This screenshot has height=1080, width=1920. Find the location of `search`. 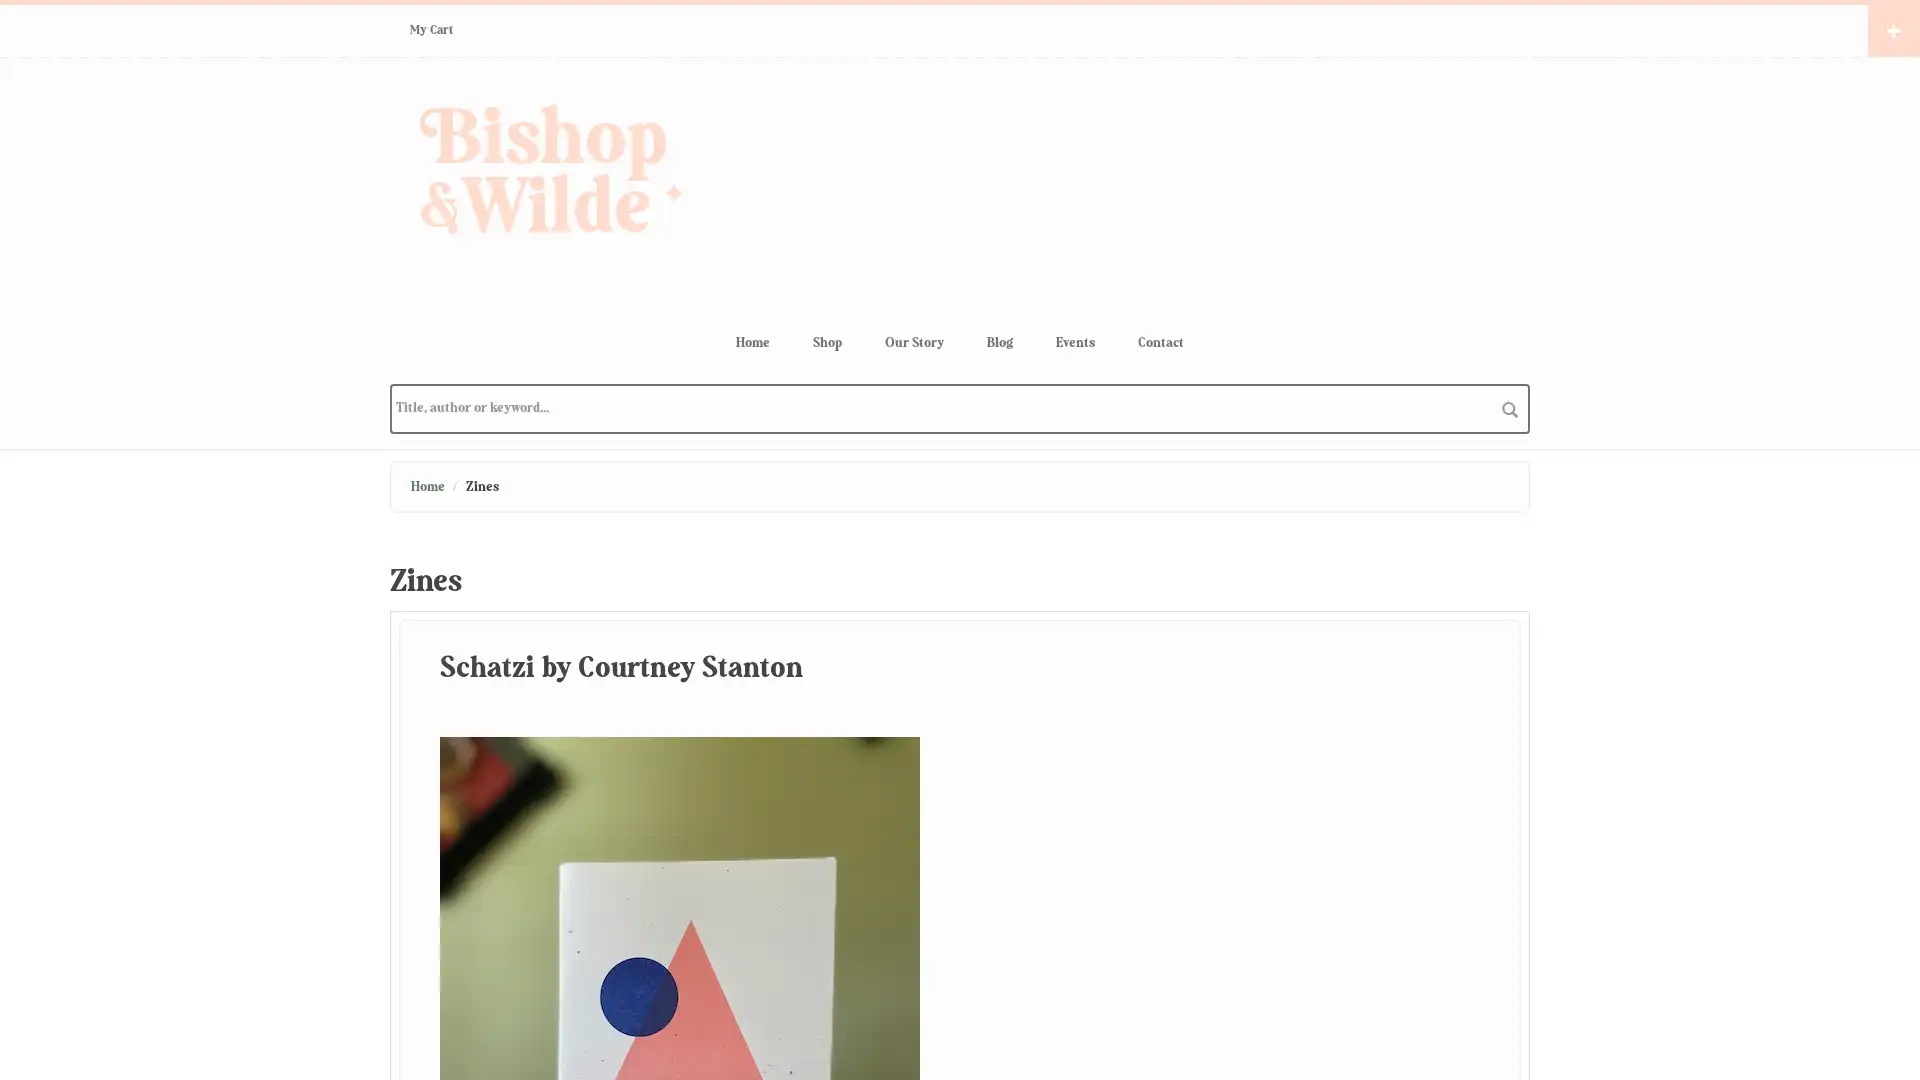

search is located at coordinates (1510, 407).